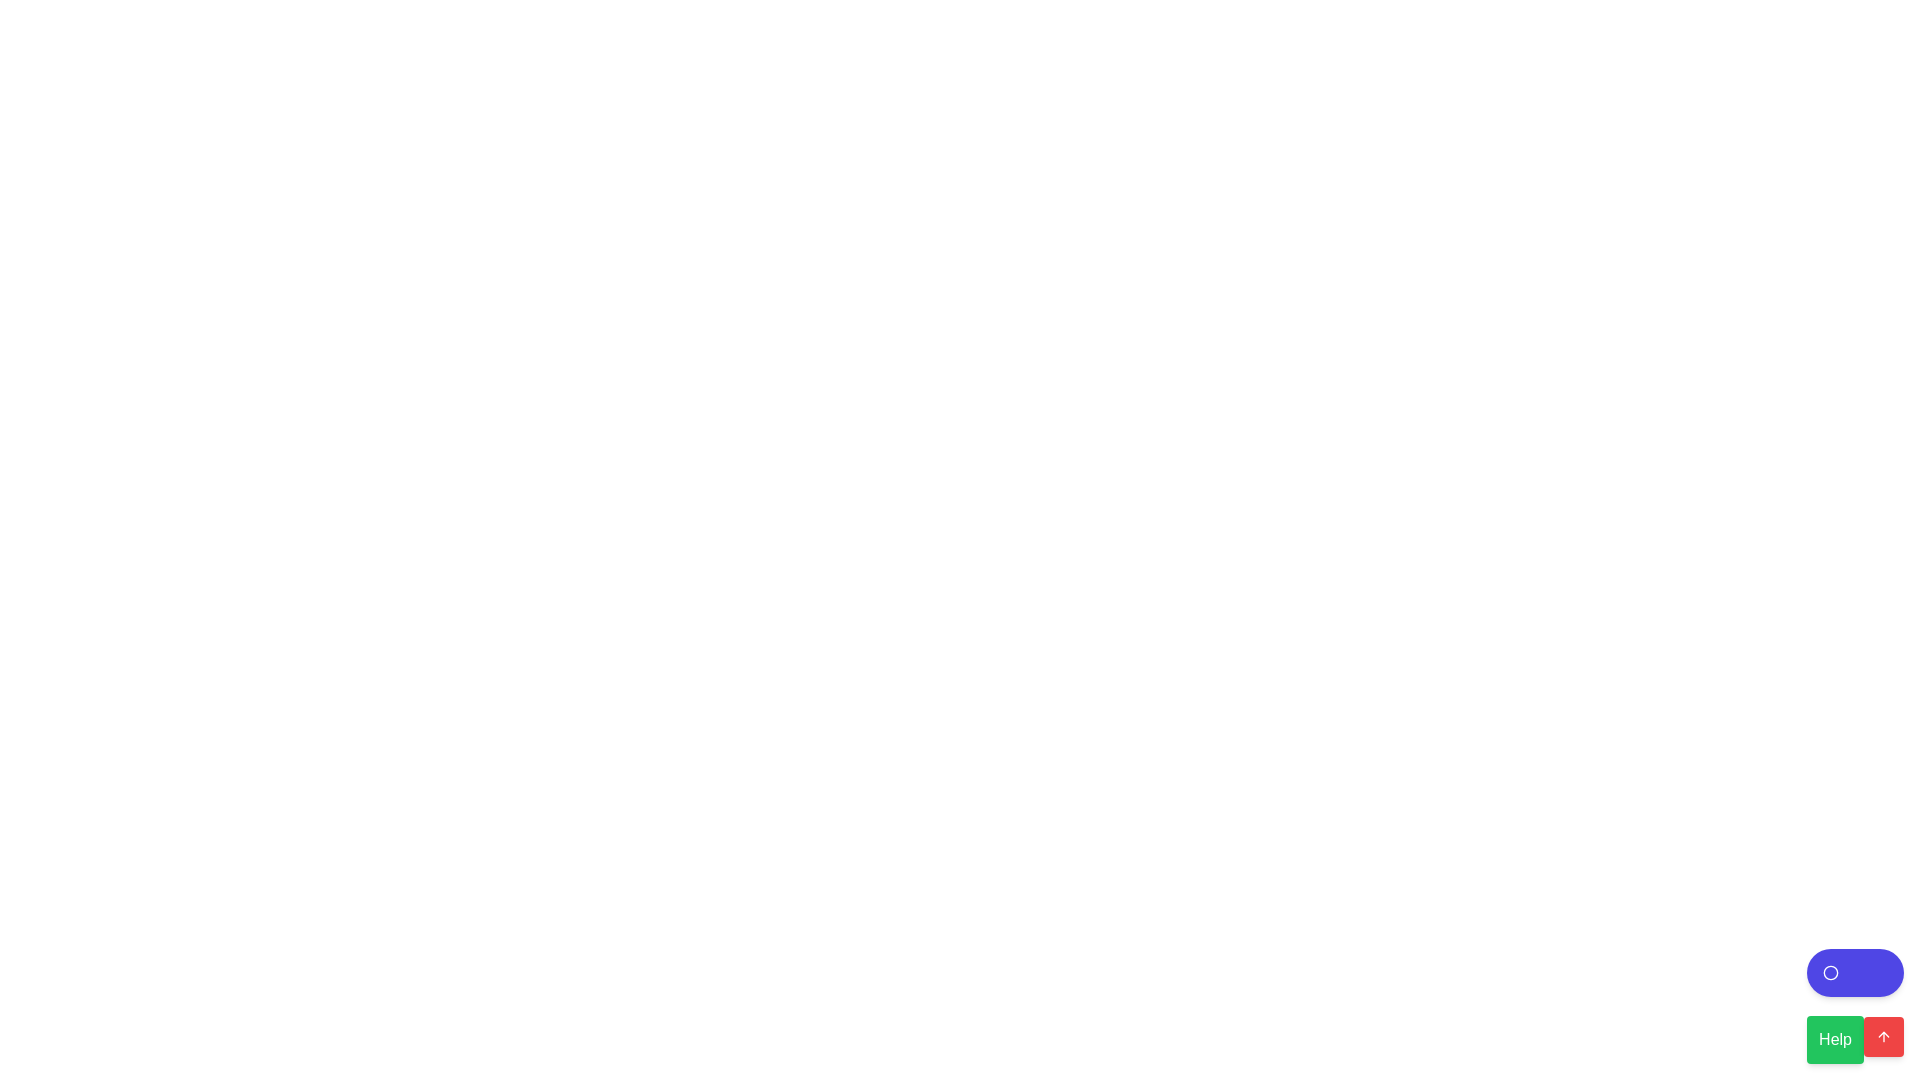 This screenshot has width=1920, height=1080. Describe the element at coordinates (1854, 1006) in the screenshot. I see `the green 'Help' button located below the blue circular button and to the left of the red upward-arrow button` at that location.